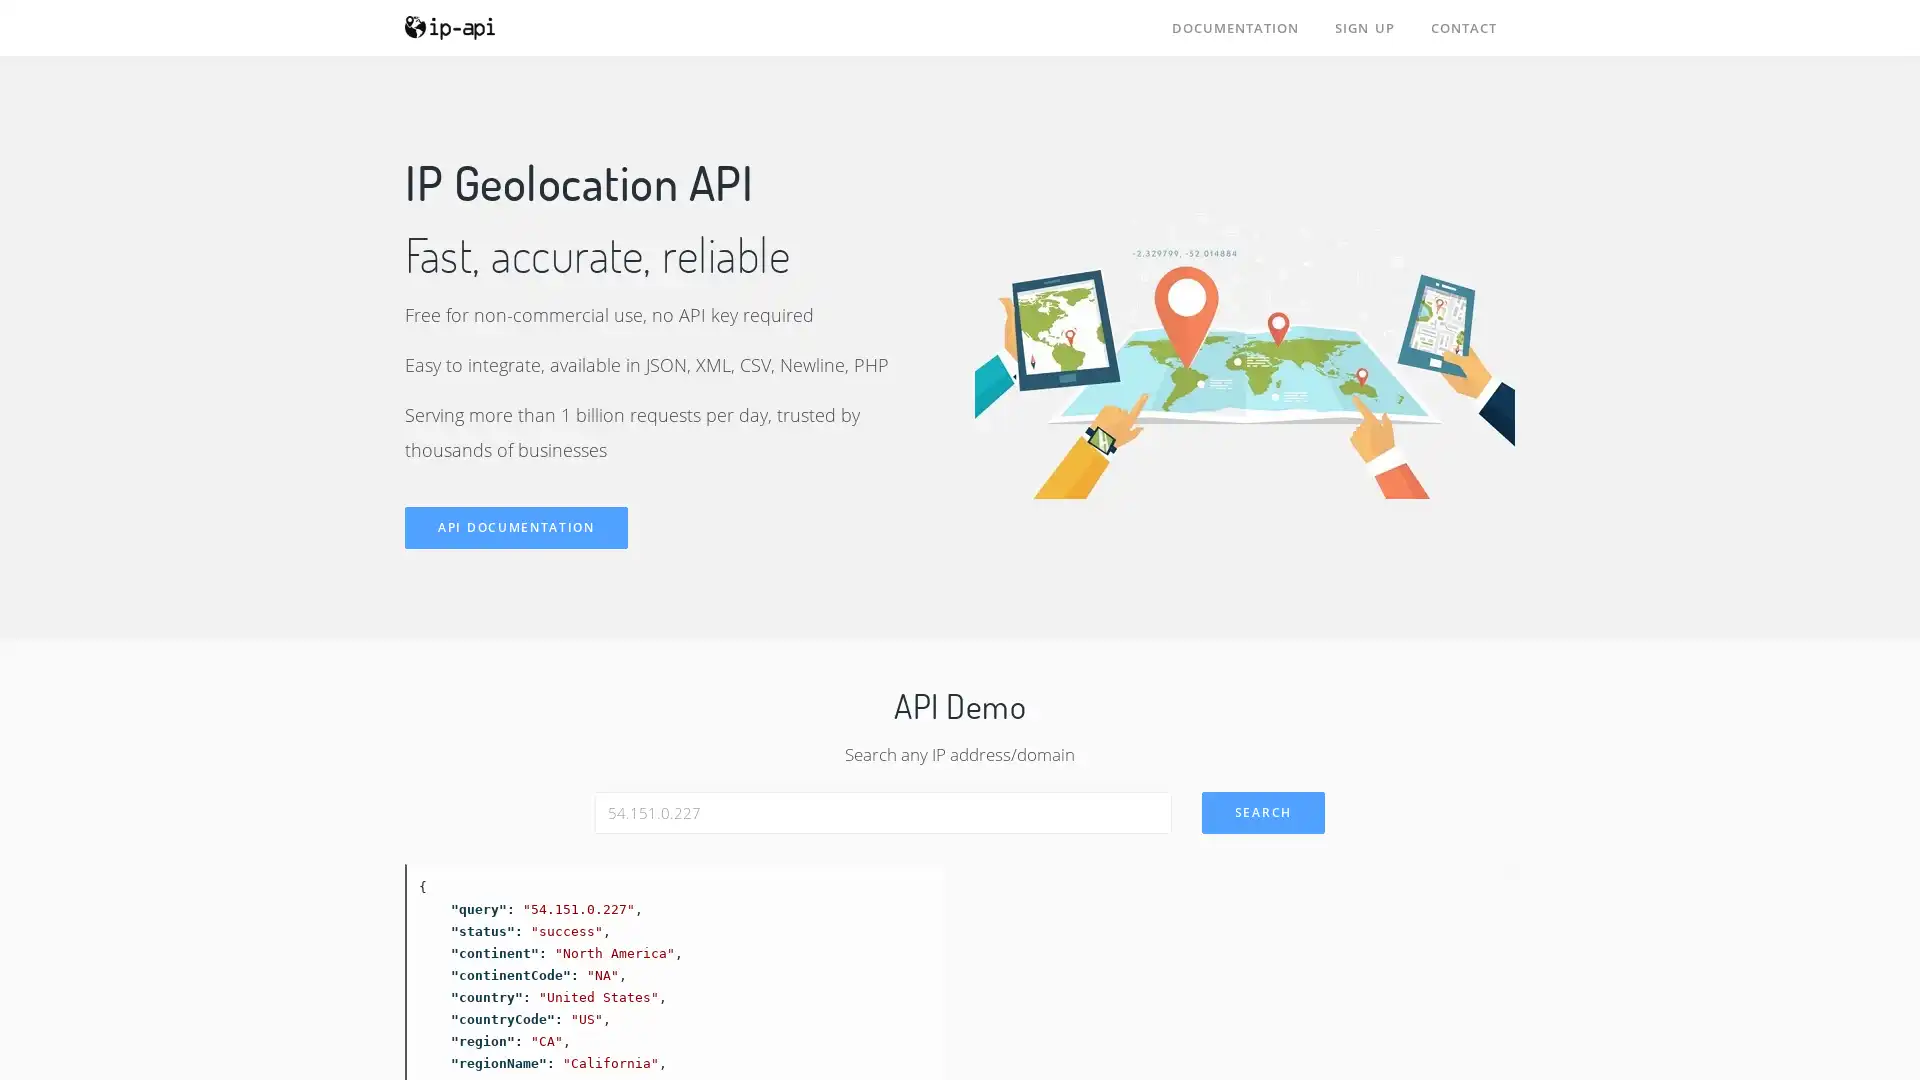  Describe the element at coordinates (1261, 812) in the screenshot. I see `SEARCH` at that location.